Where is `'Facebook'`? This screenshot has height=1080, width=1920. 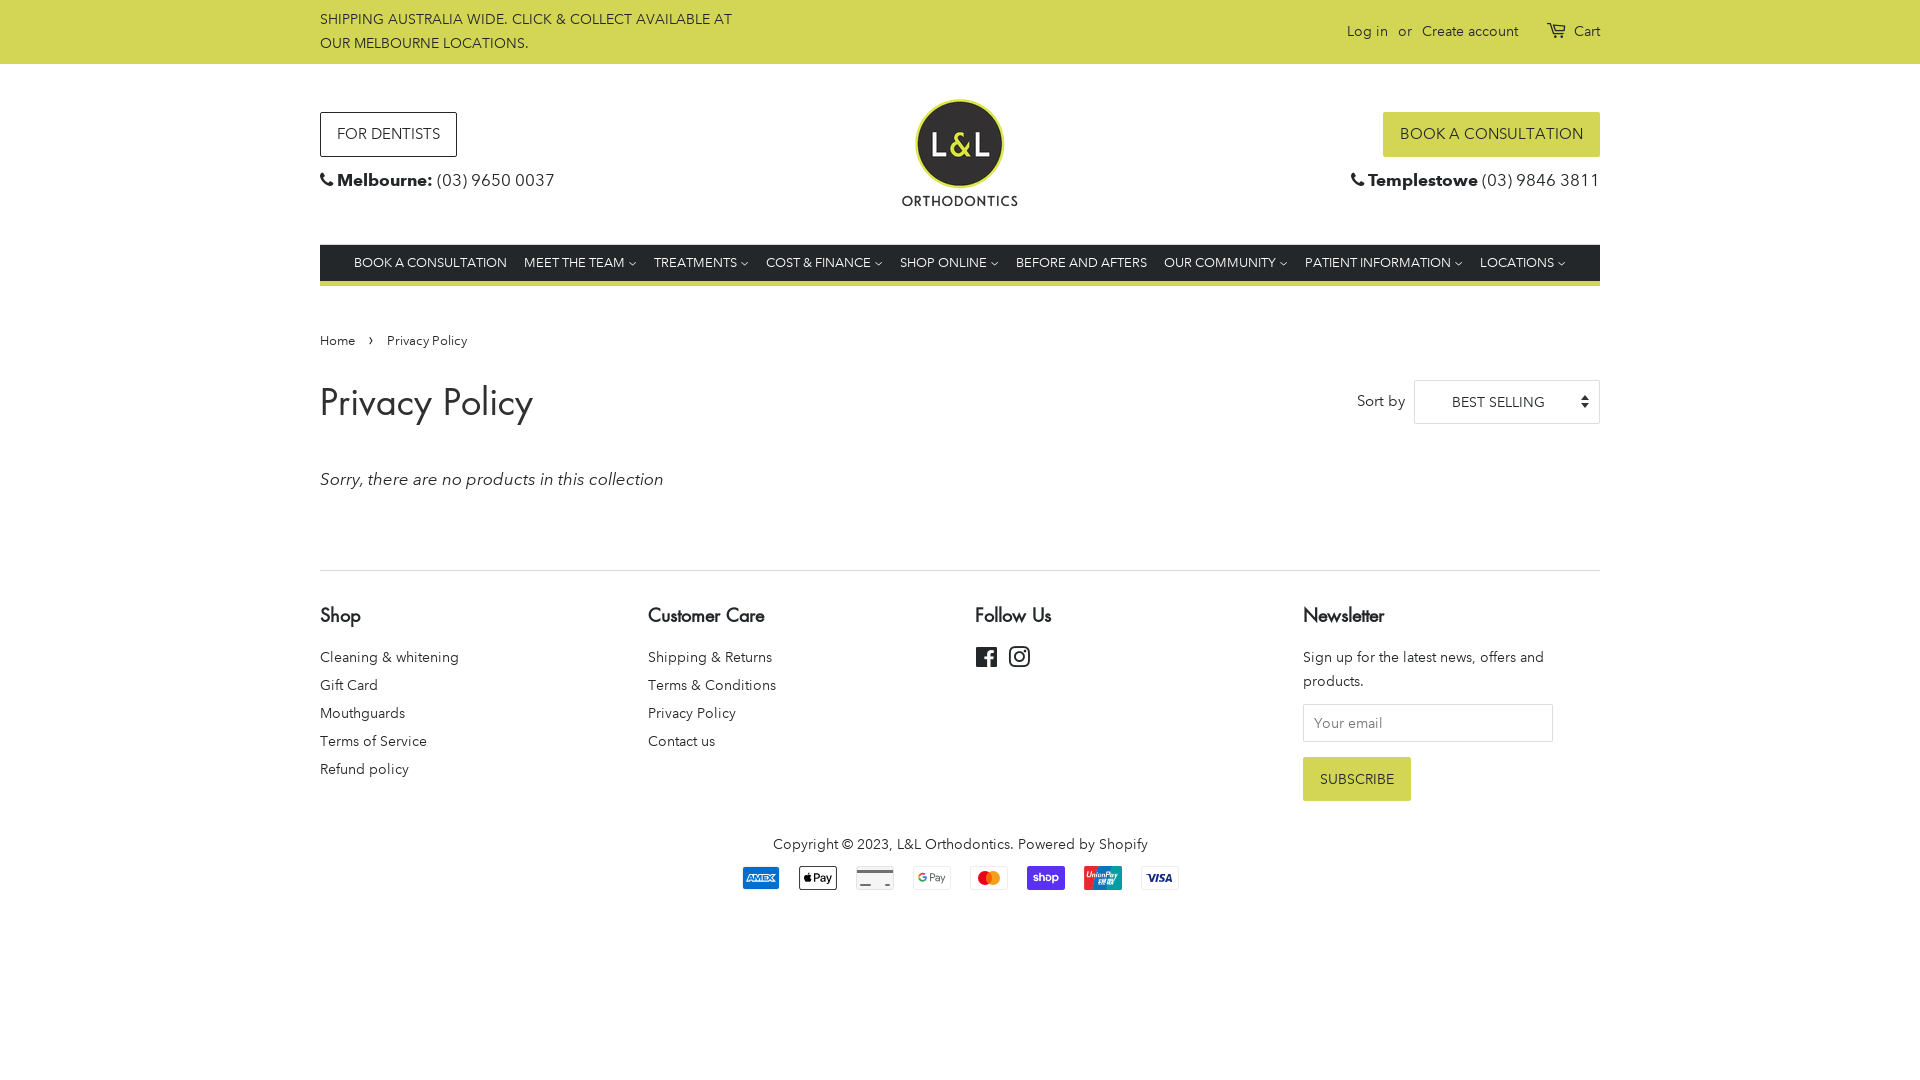 'Facebook' is located at coordinates (986, 660).